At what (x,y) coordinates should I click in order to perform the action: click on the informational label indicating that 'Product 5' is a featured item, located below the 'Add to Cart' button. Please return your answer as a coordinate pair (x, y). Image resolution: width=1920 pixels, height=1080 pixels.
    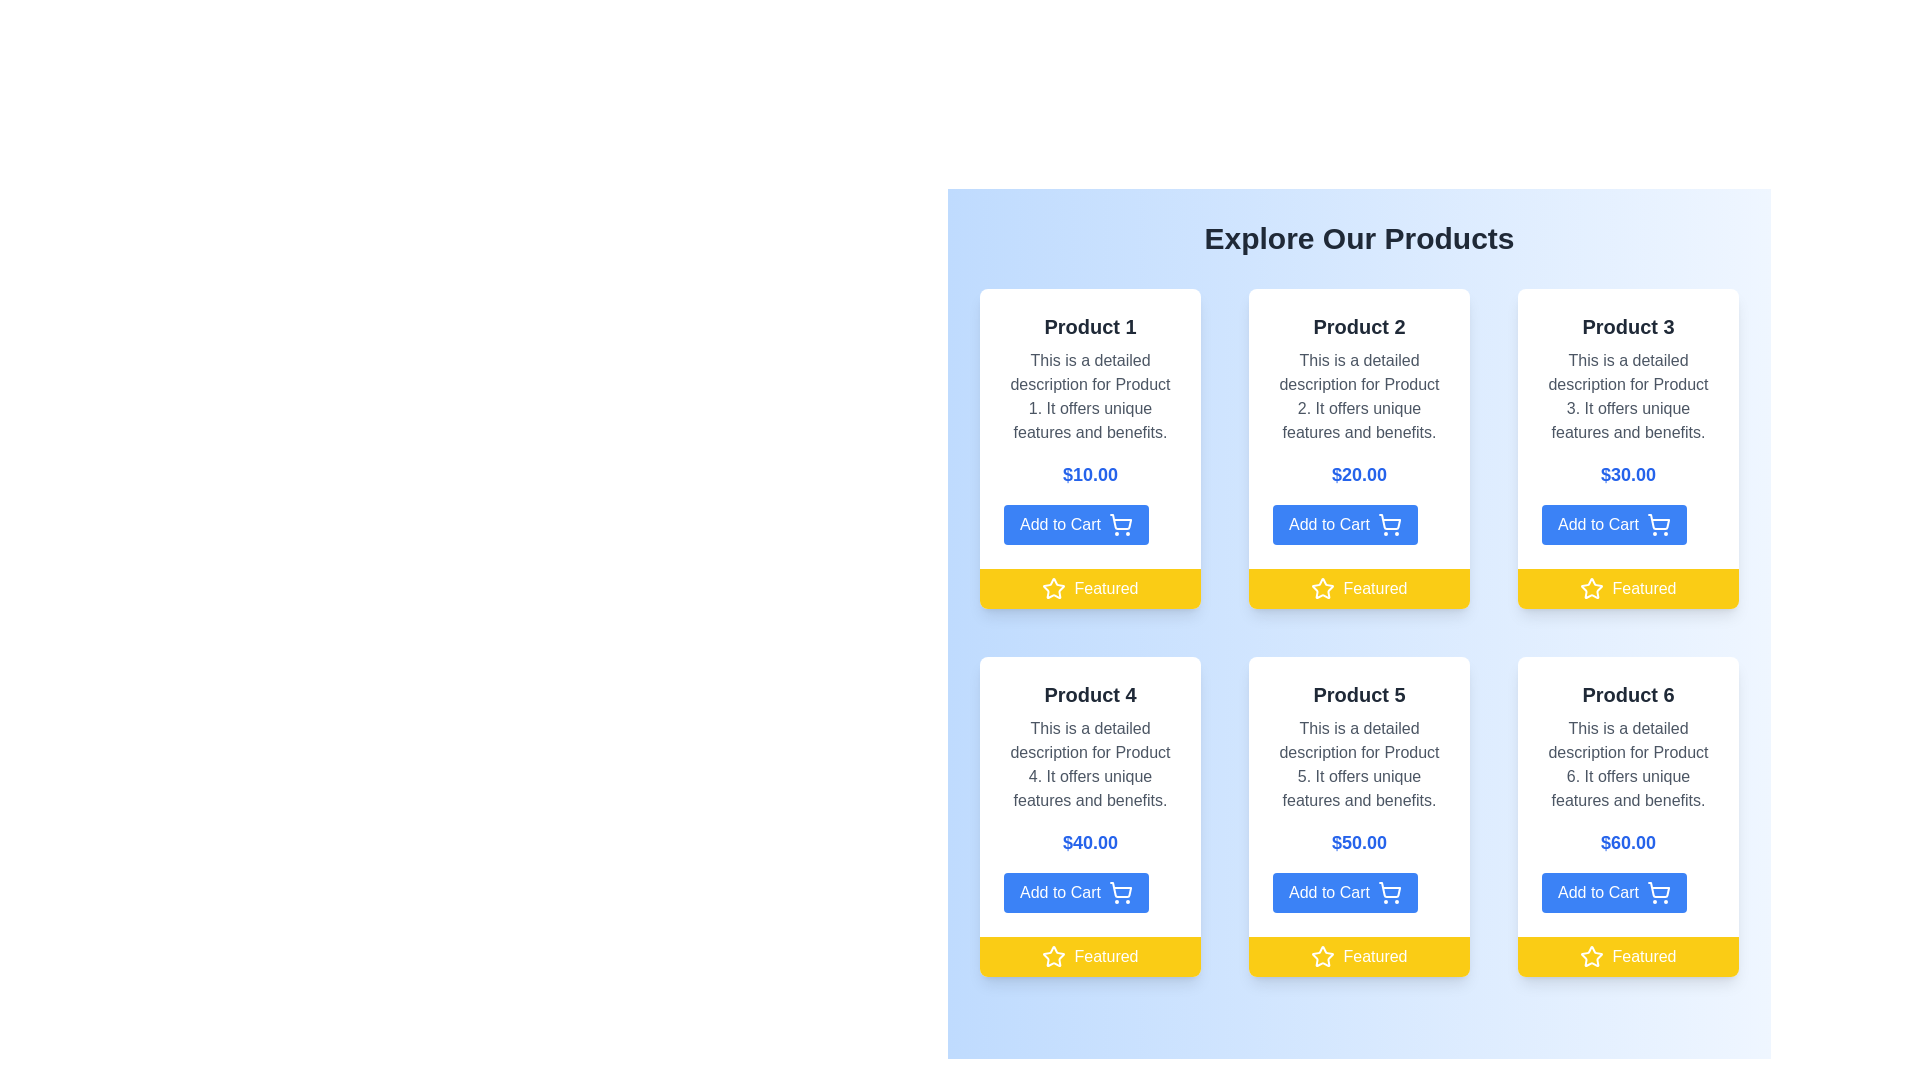
    Looking at the image, I should click on (1359, 955).